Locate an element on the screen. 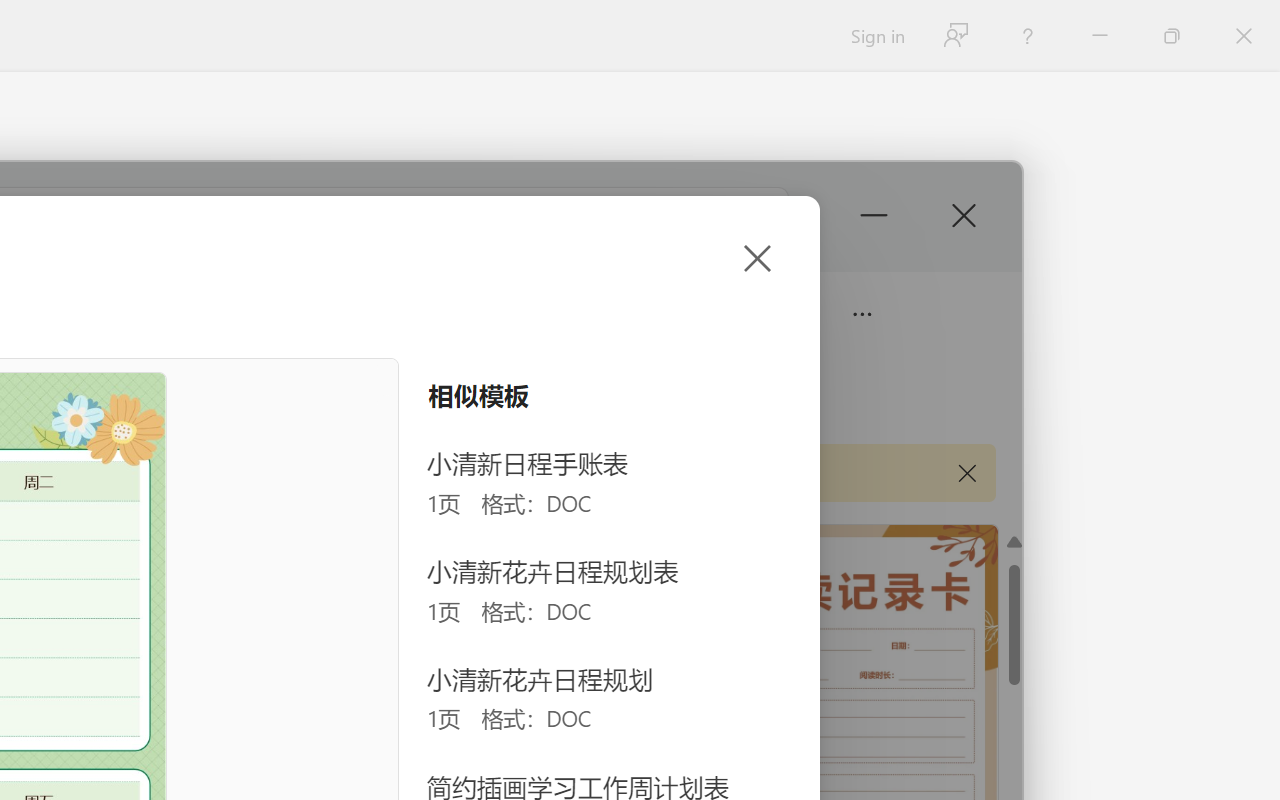 The width and height of the screenshot is (1280, 800). 'Sign in' is located at coordinates (876, 34).